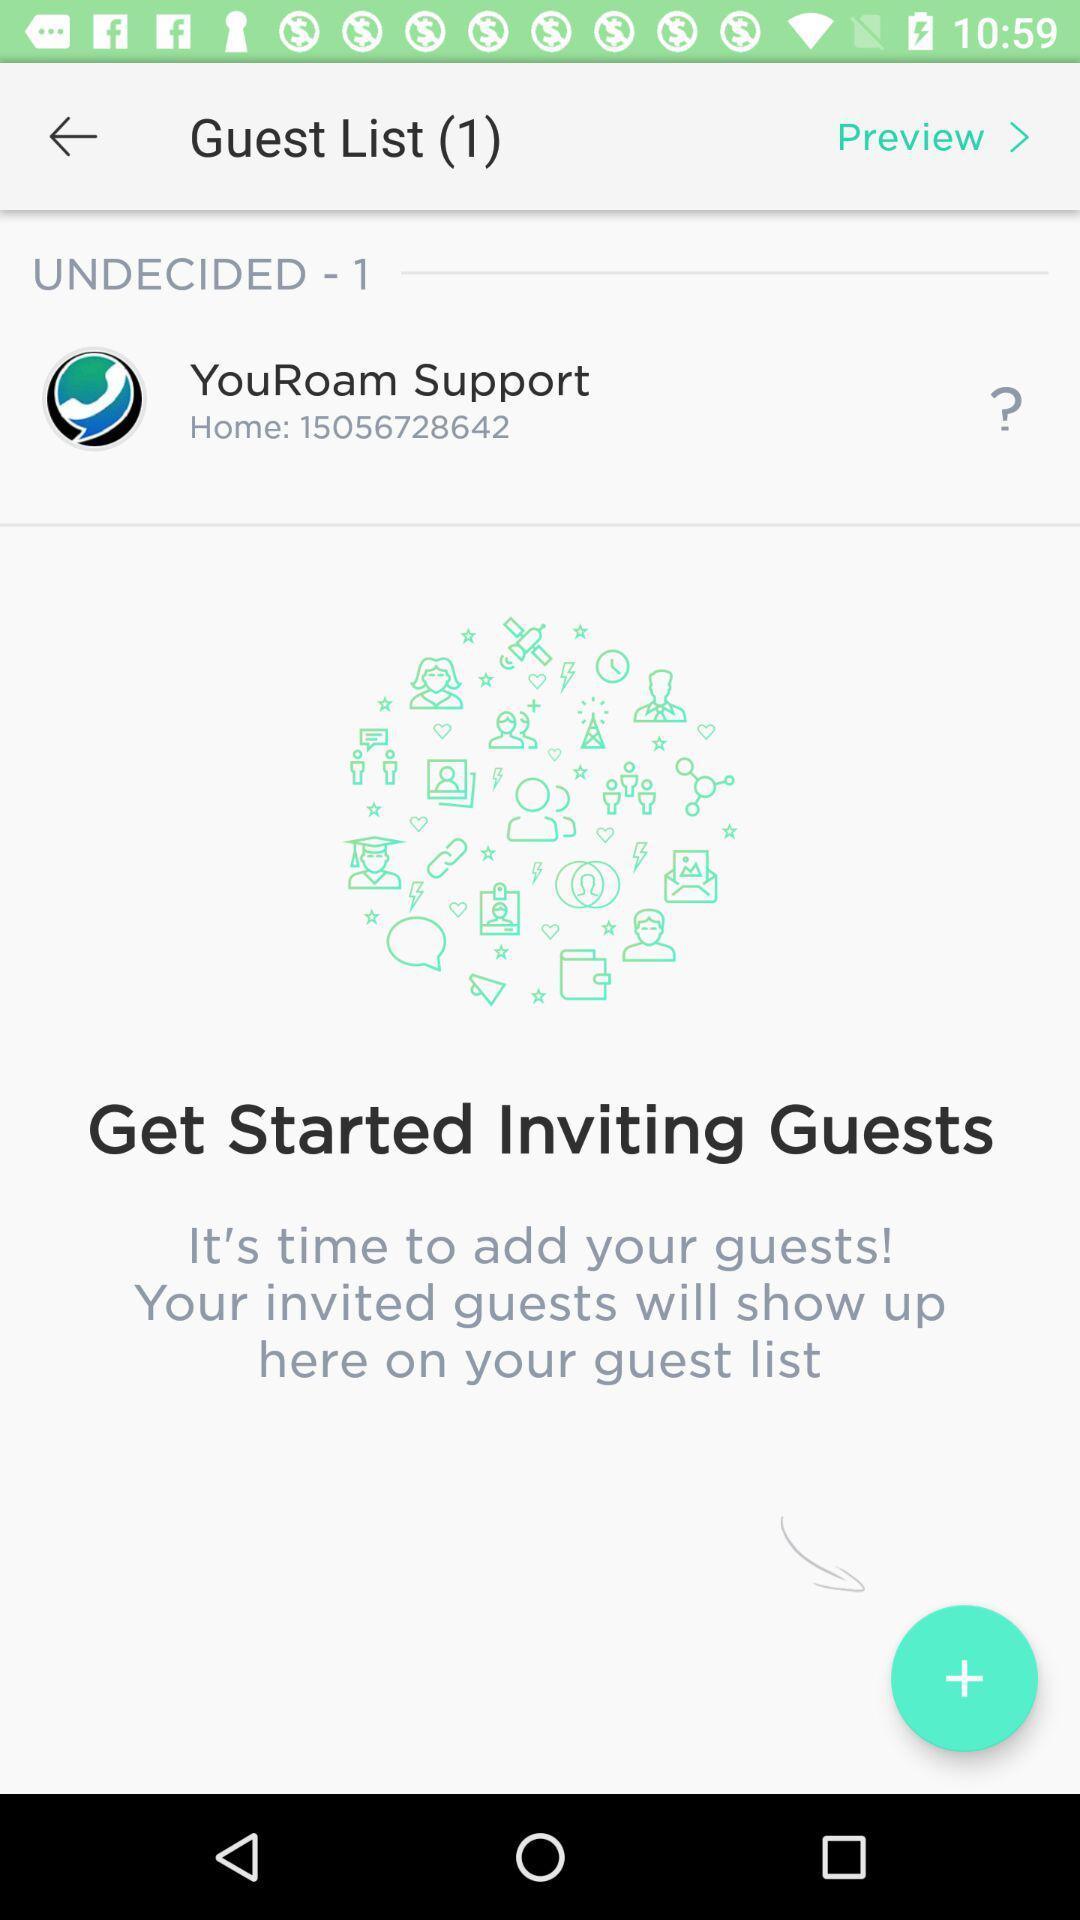 This screenshot has height=1920, width=1080. Describe the element at coordinates (1006, 398) in the screenshot. I see `icon next to home: 15056728642` at that location.